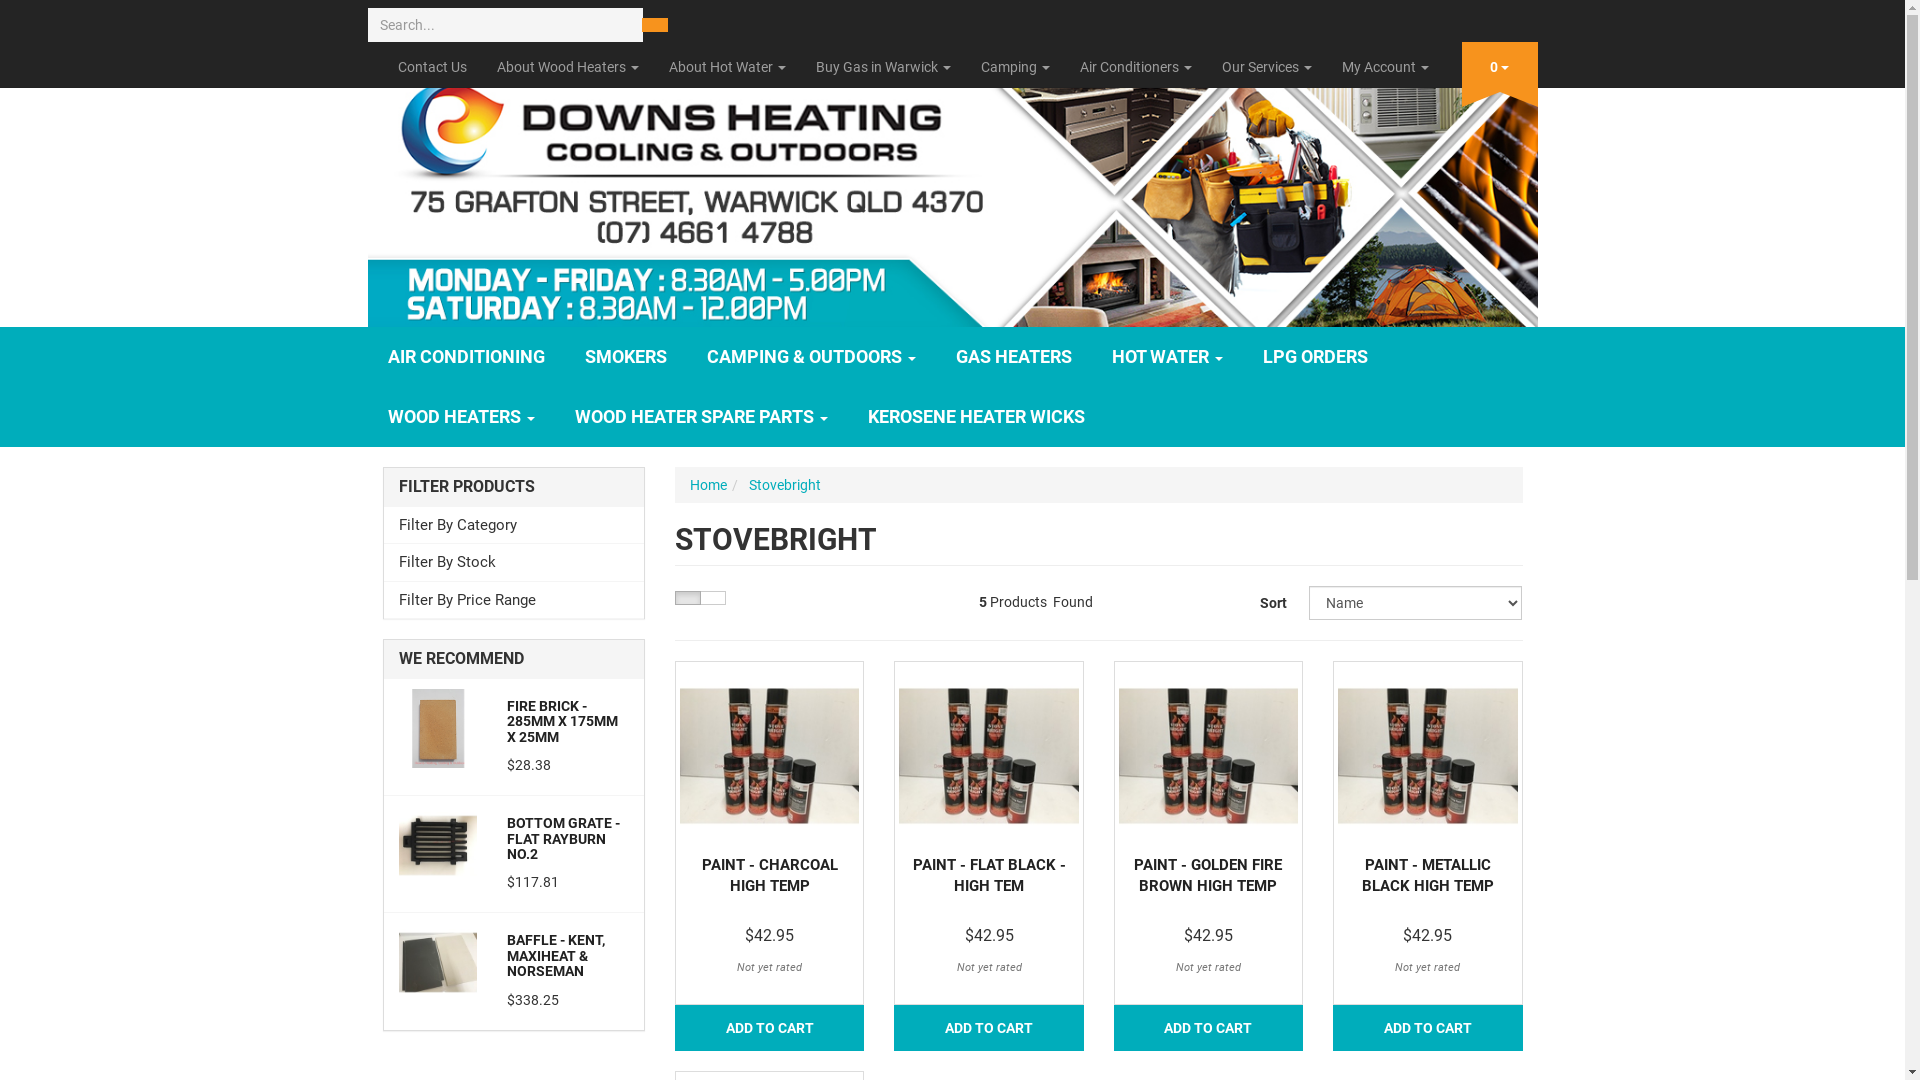  Describe the element at coordinates (1133, 874) in the screenshot. I see `'PAINT - GOLDEN FIRE BROWN HIGH TEMP'` at that location.